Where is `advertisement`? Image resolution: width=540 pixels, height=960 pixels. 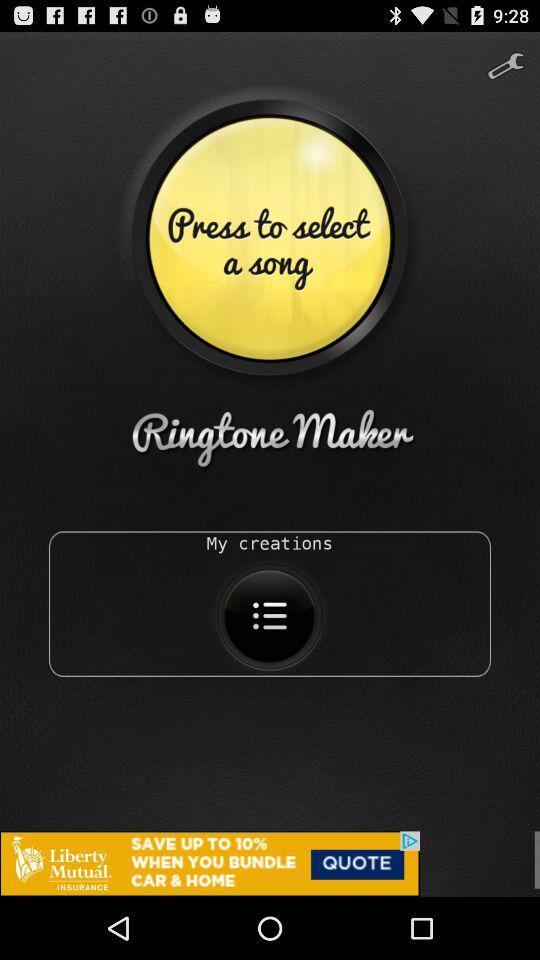 advertisement is located at coordinates (270, 863).